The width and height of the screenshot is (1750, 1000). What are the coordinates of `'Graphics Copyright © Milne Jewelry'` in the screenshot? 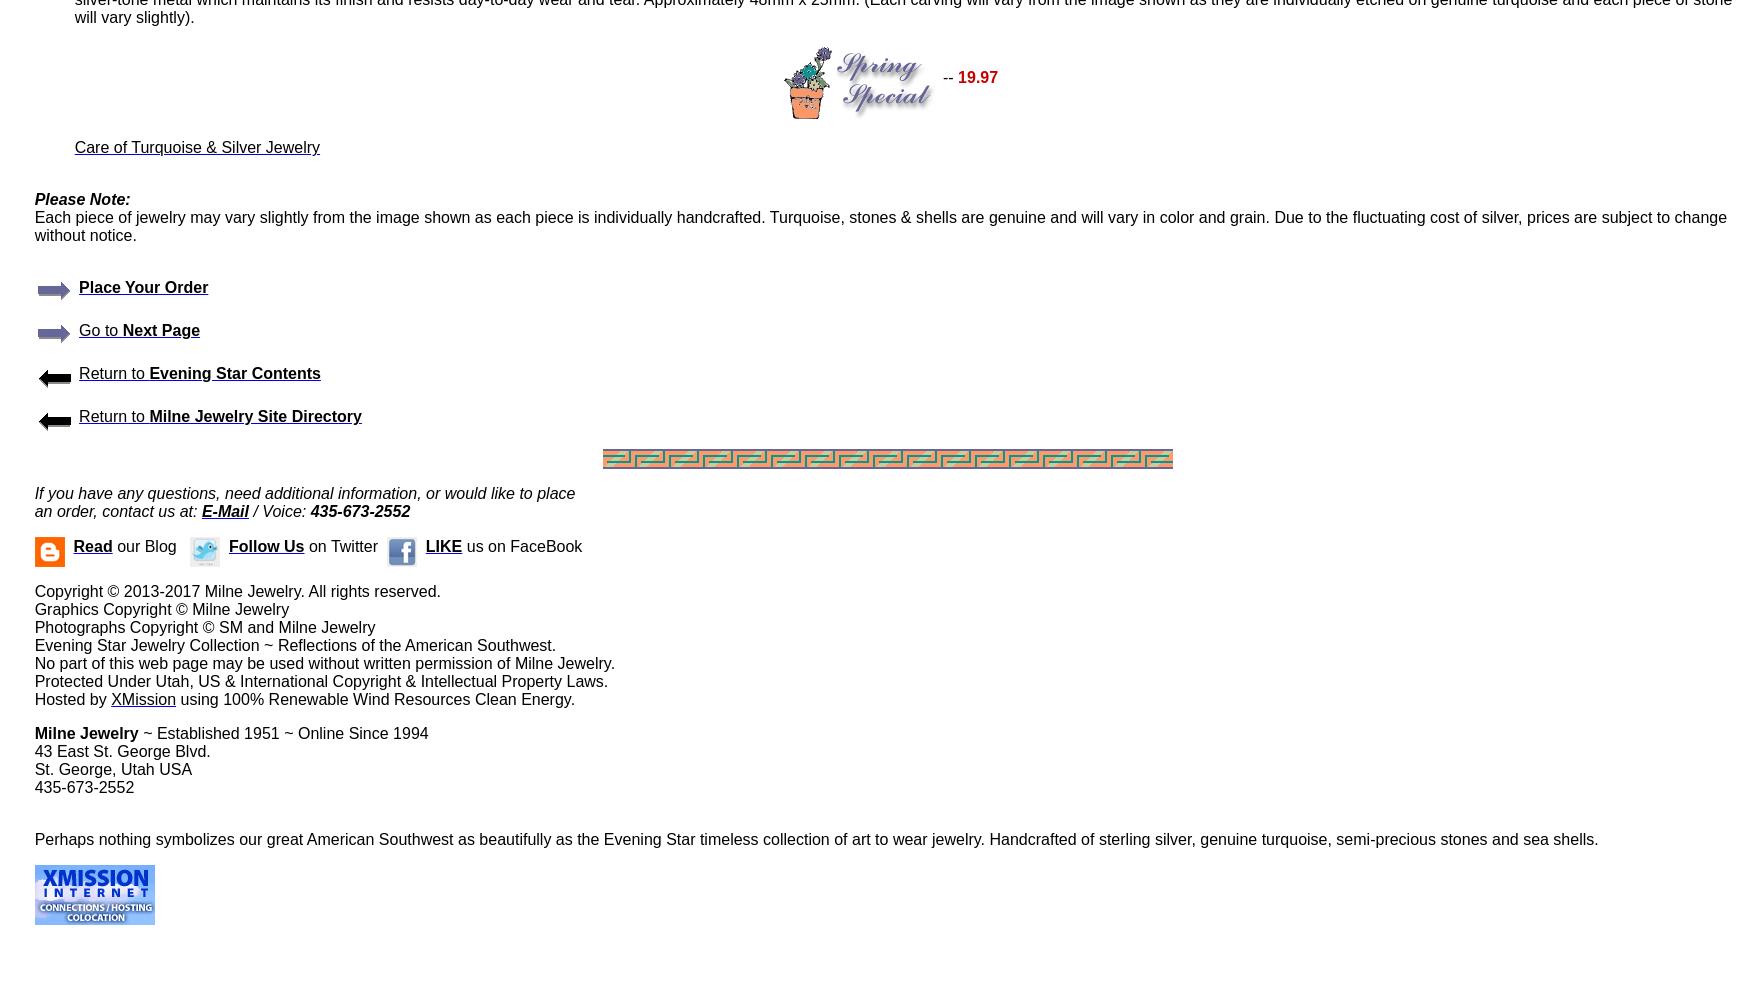 It's located at (160, 608).